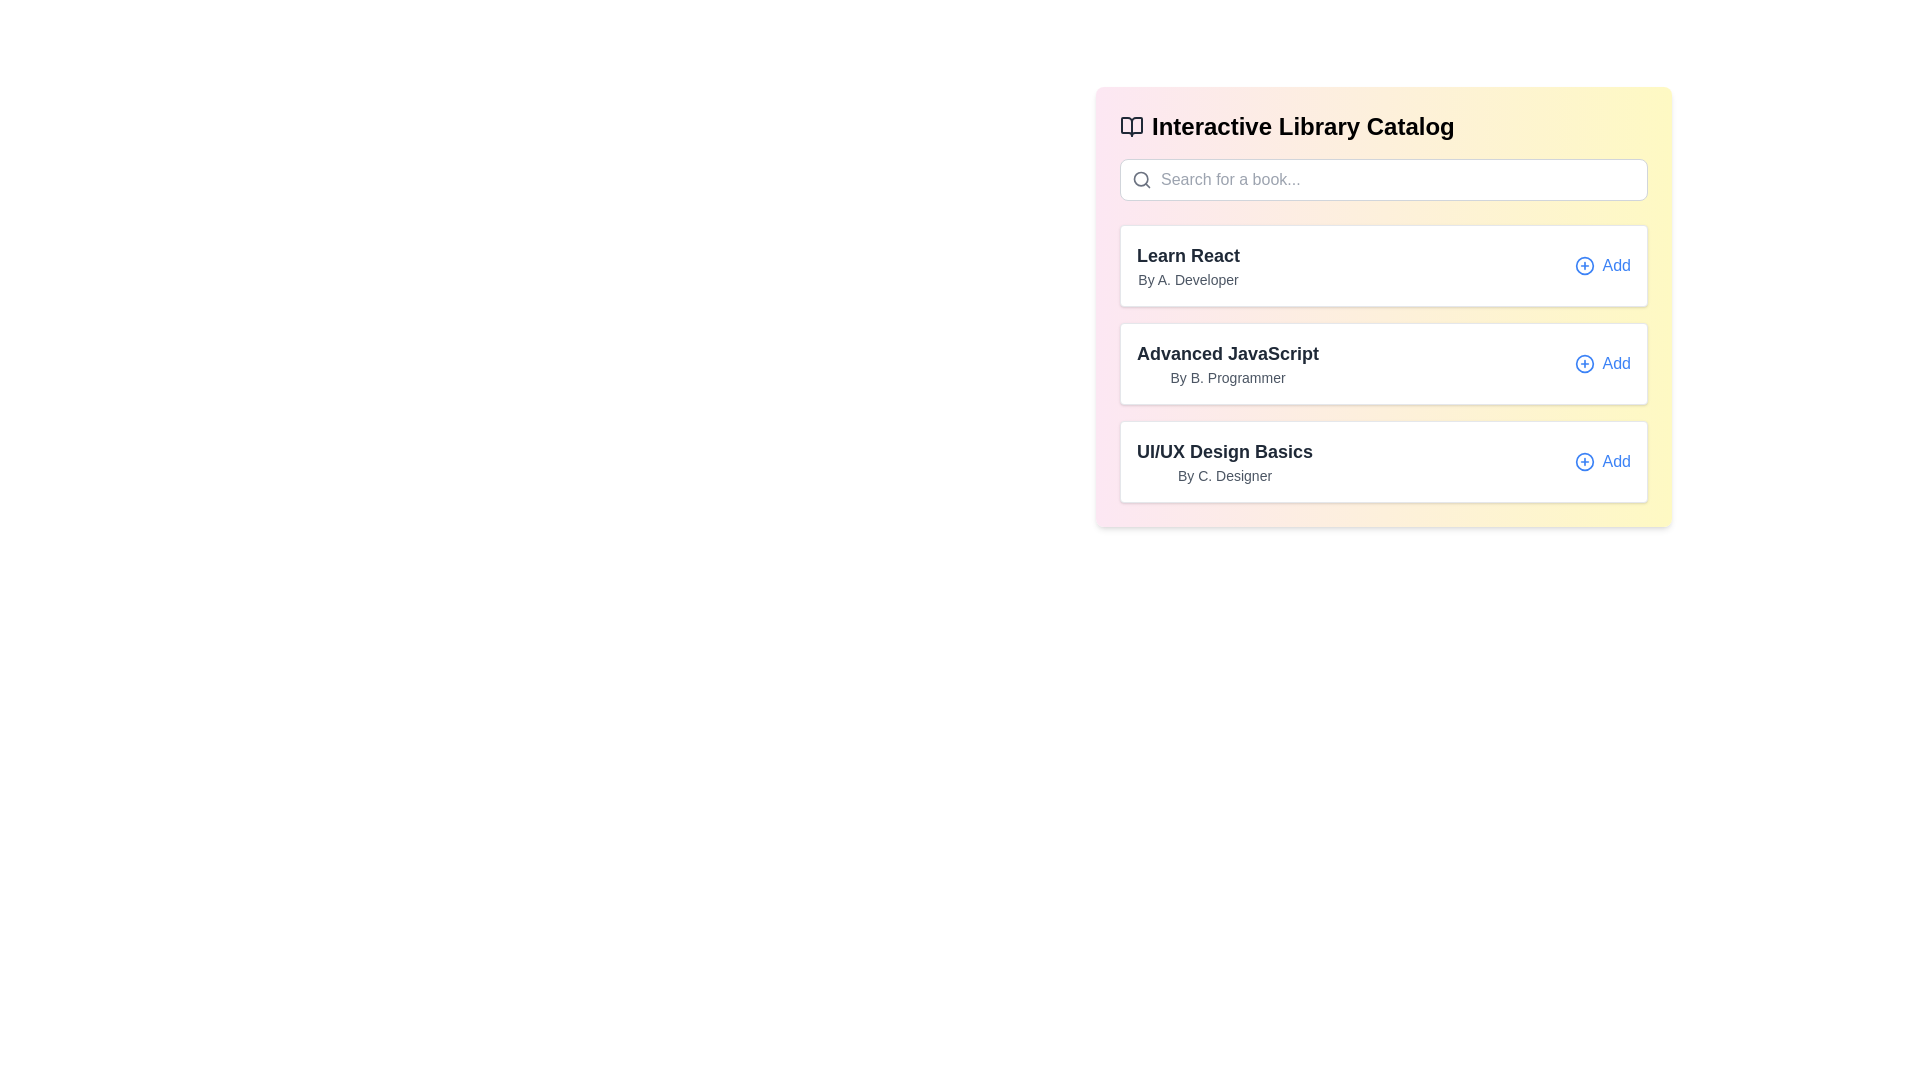  What do you see at coordinates (1602, 265) in the screenshot?
I see `the 'Add' button` at bounding box center [1602, 265].